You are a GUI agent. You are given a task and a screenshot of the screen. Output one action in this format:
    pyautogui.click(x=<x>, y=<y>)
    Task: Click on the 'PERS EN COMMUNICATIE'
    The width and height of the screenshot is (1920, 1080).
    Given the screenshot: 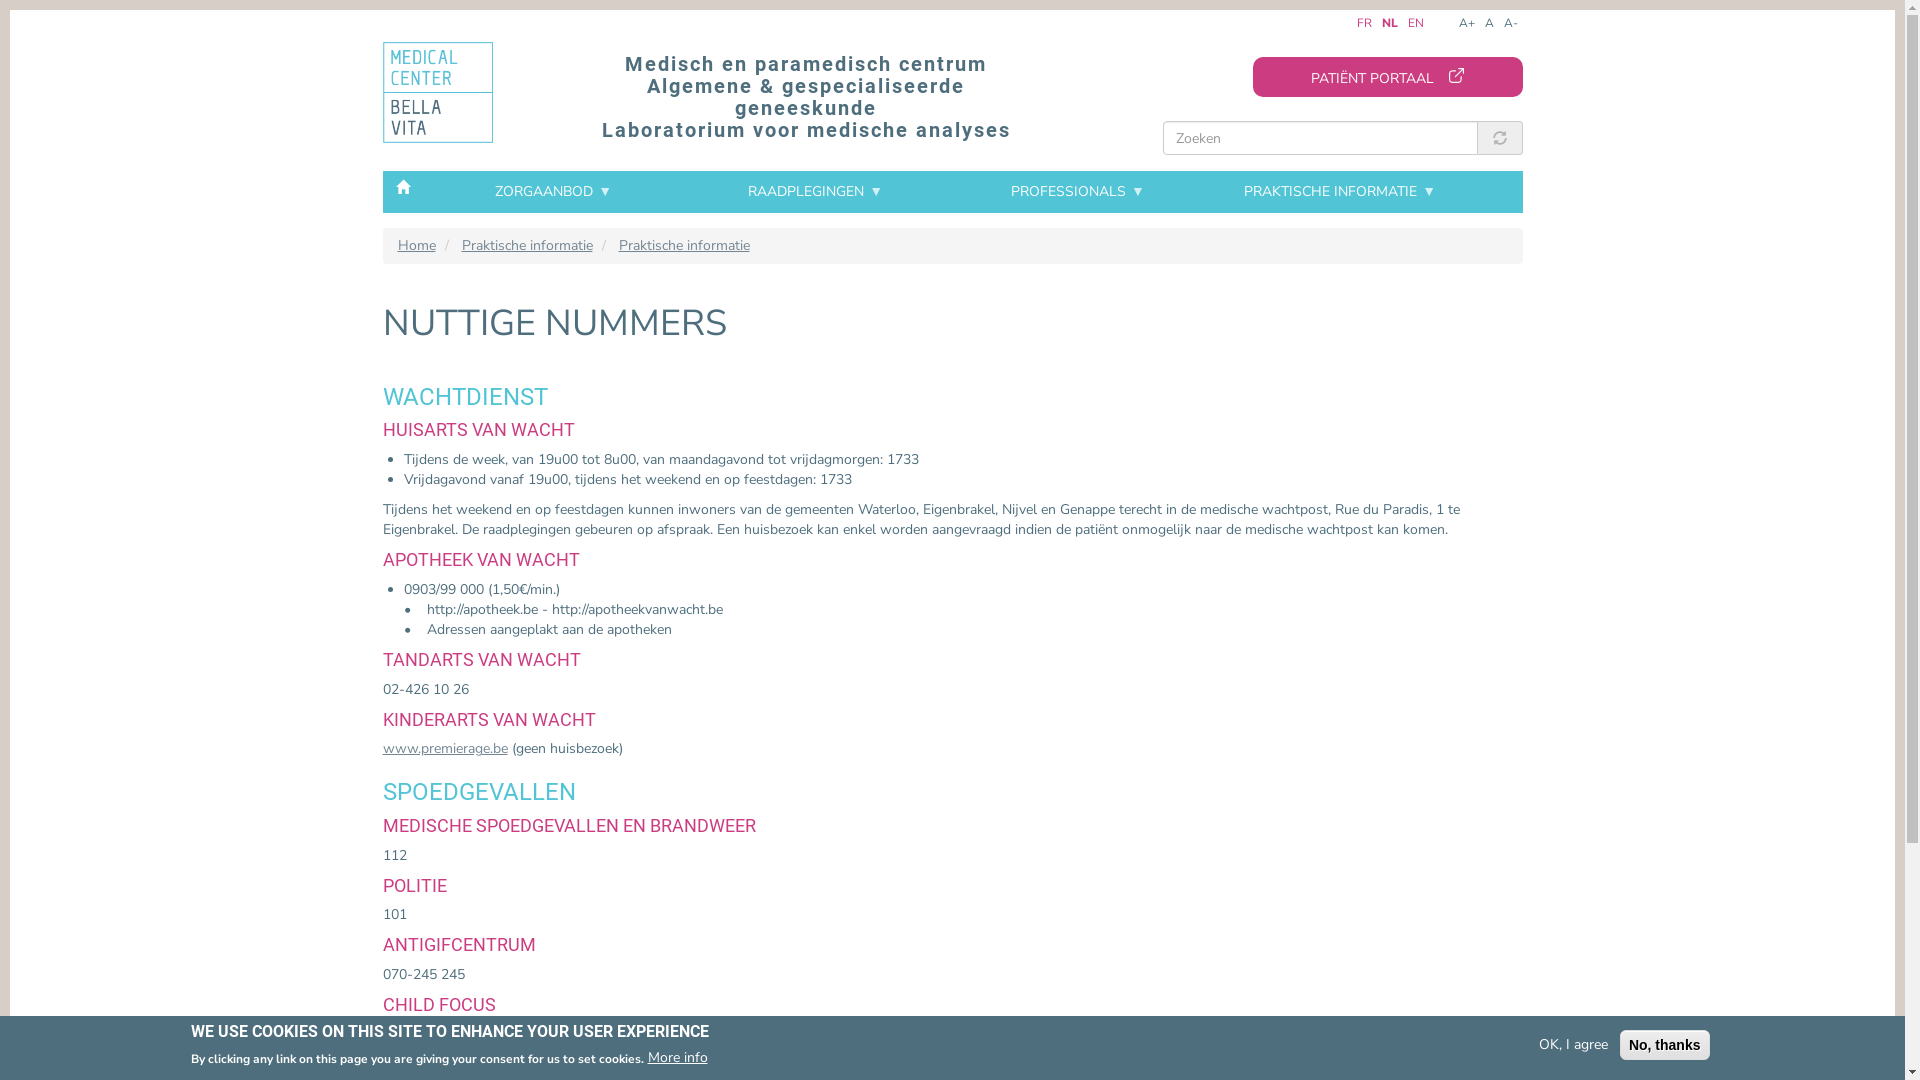 What is the action you would take?
    pyautogui.click(x=510, y=490)
    